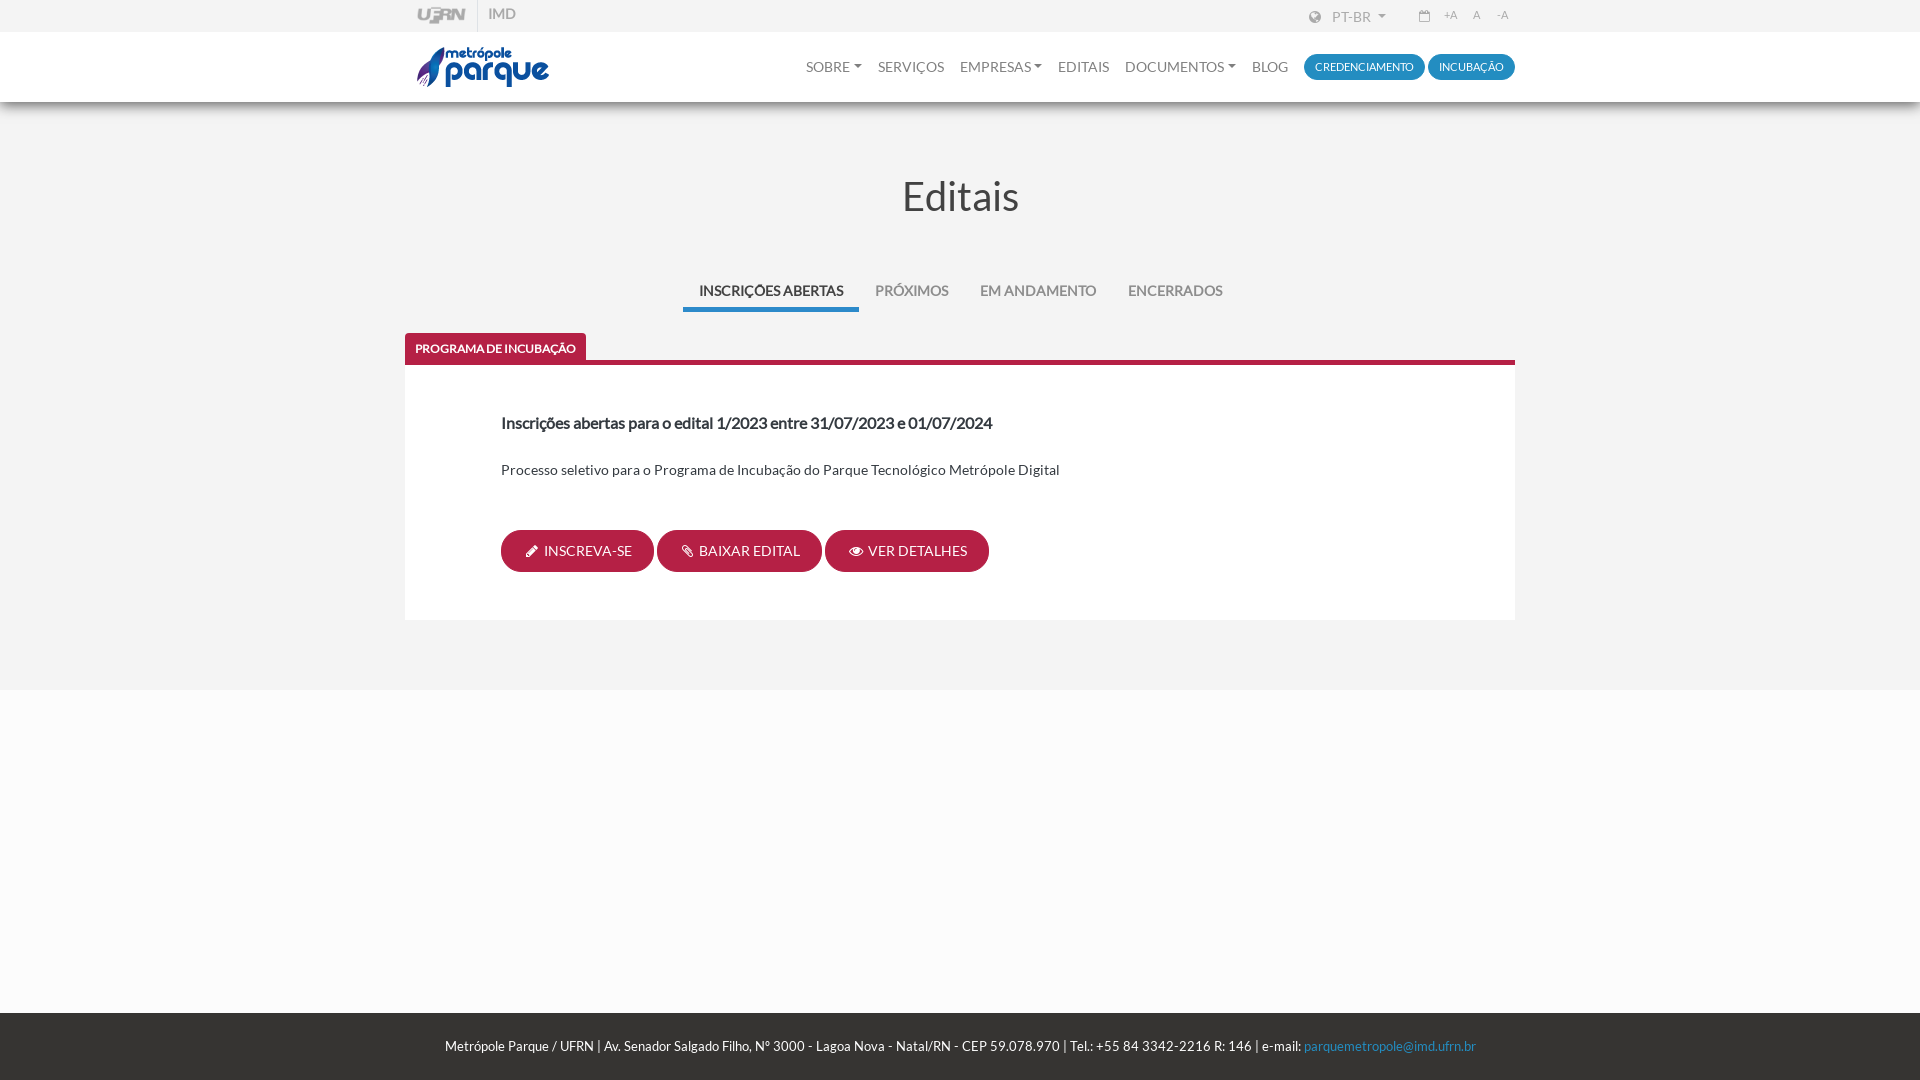 The image size is (1920, 1080). Describe the element at coordinates (475, 15) in the screenshot. I see `'IMD'` at that location.